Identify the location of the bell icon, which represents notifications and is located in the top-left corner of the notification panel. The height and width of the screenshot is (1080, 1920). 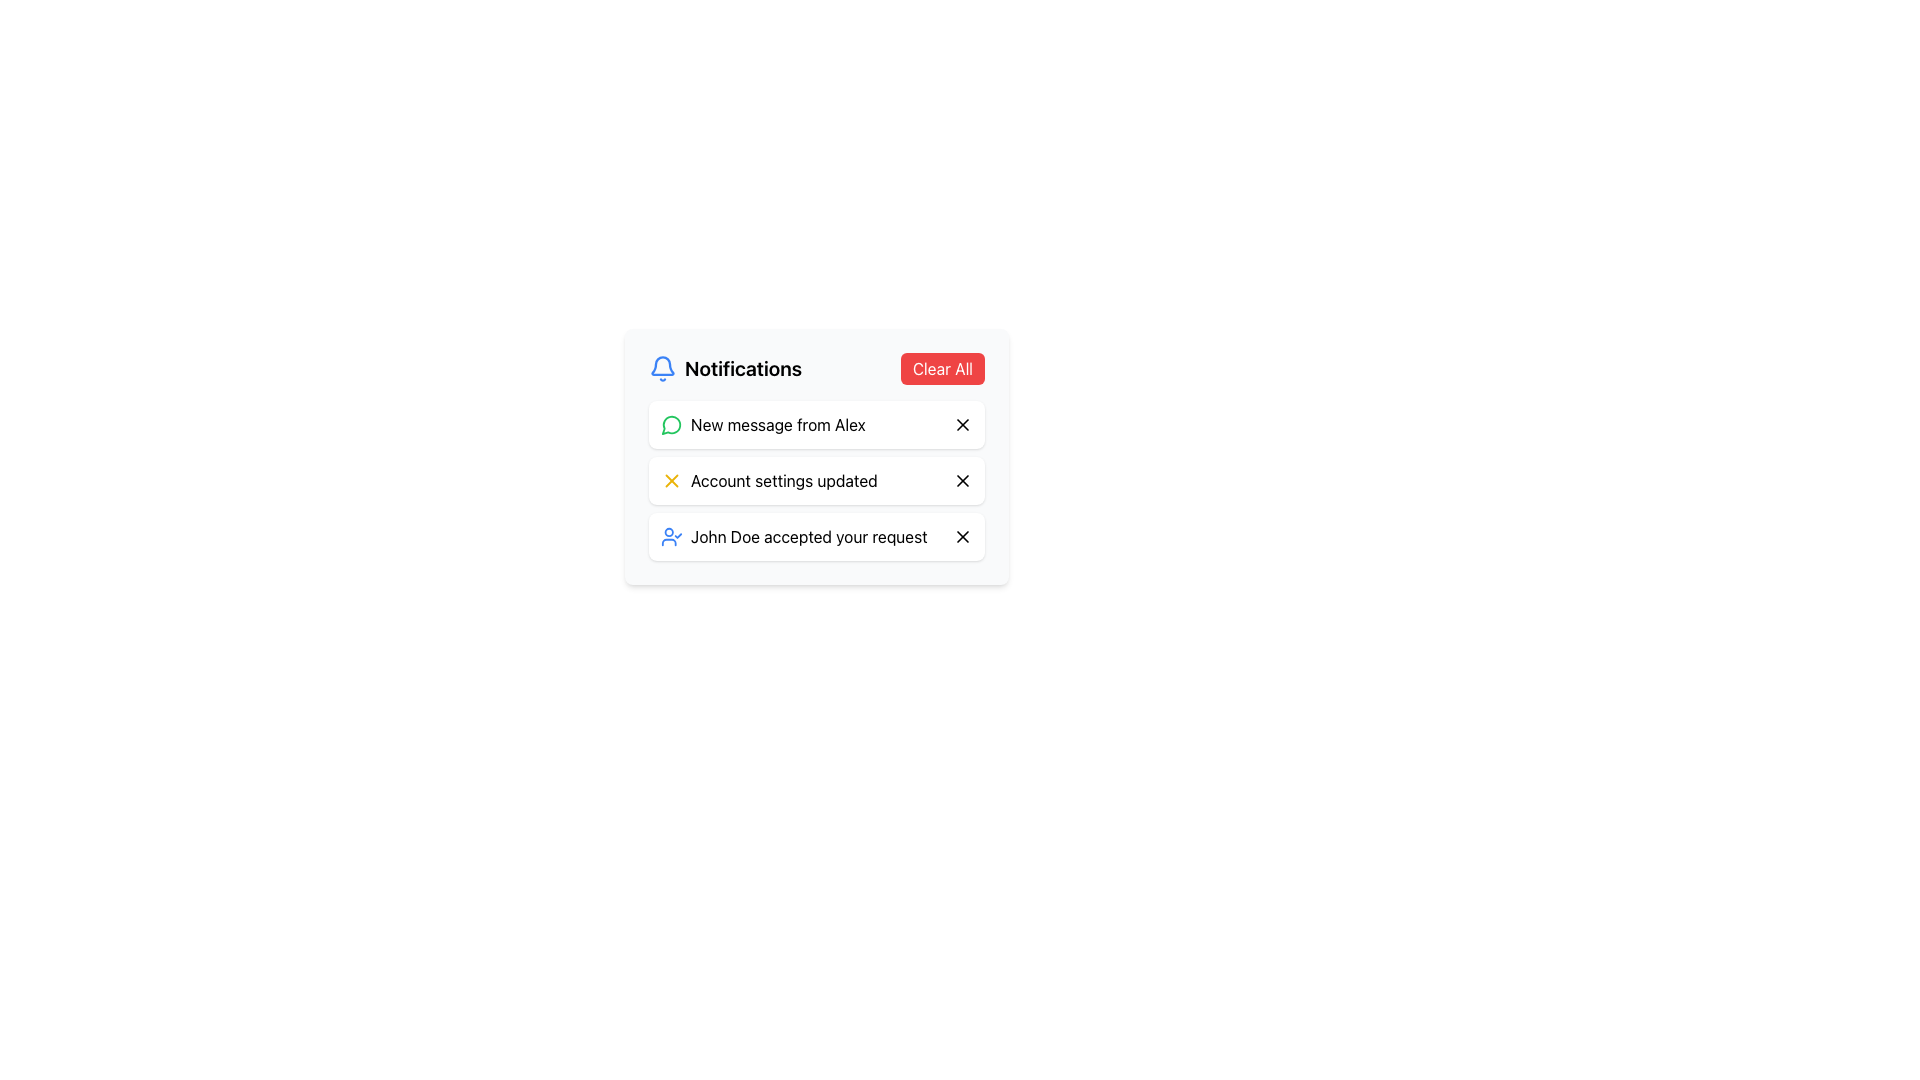
(662, 369).